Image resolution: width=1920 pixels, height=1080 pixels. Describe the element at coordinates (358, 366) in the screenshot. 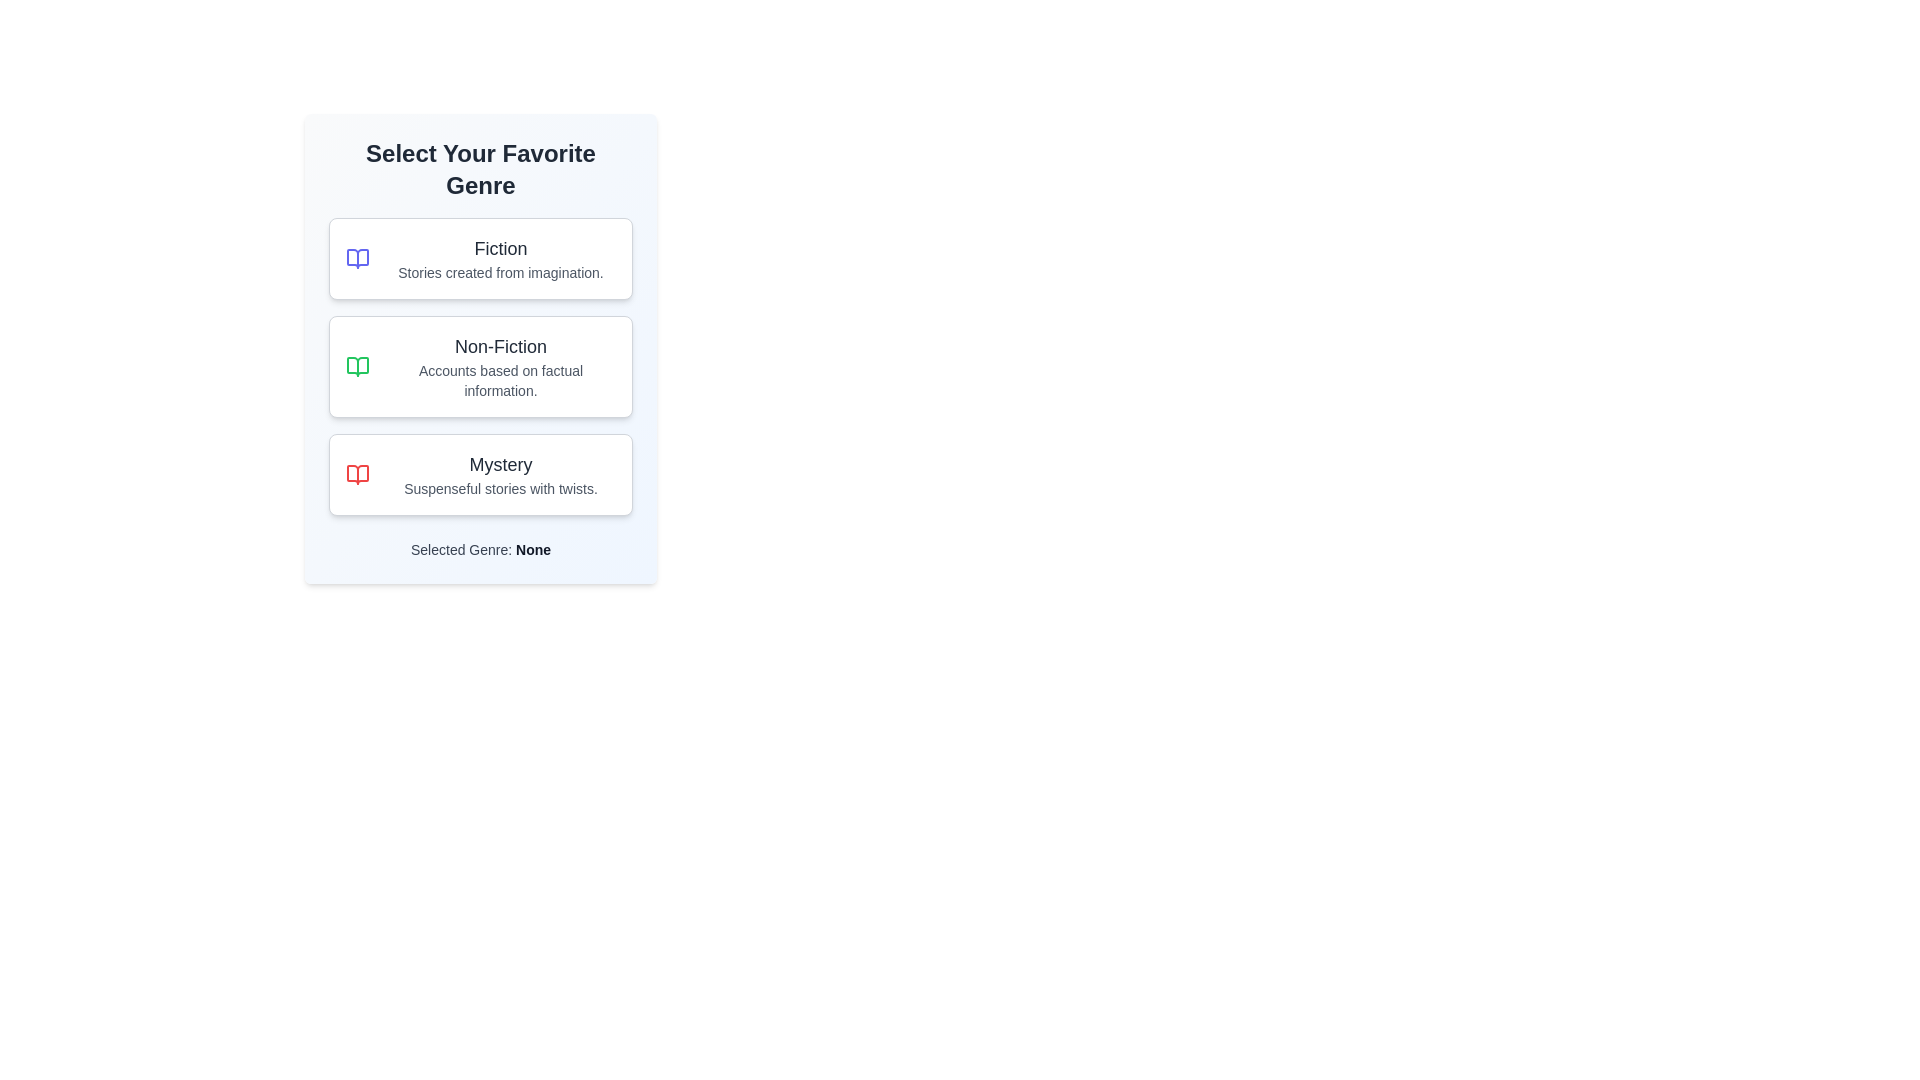

I see `the green open book icon located to the left of the 'Non-Fiction' text in the second selectable genre option` at that location.